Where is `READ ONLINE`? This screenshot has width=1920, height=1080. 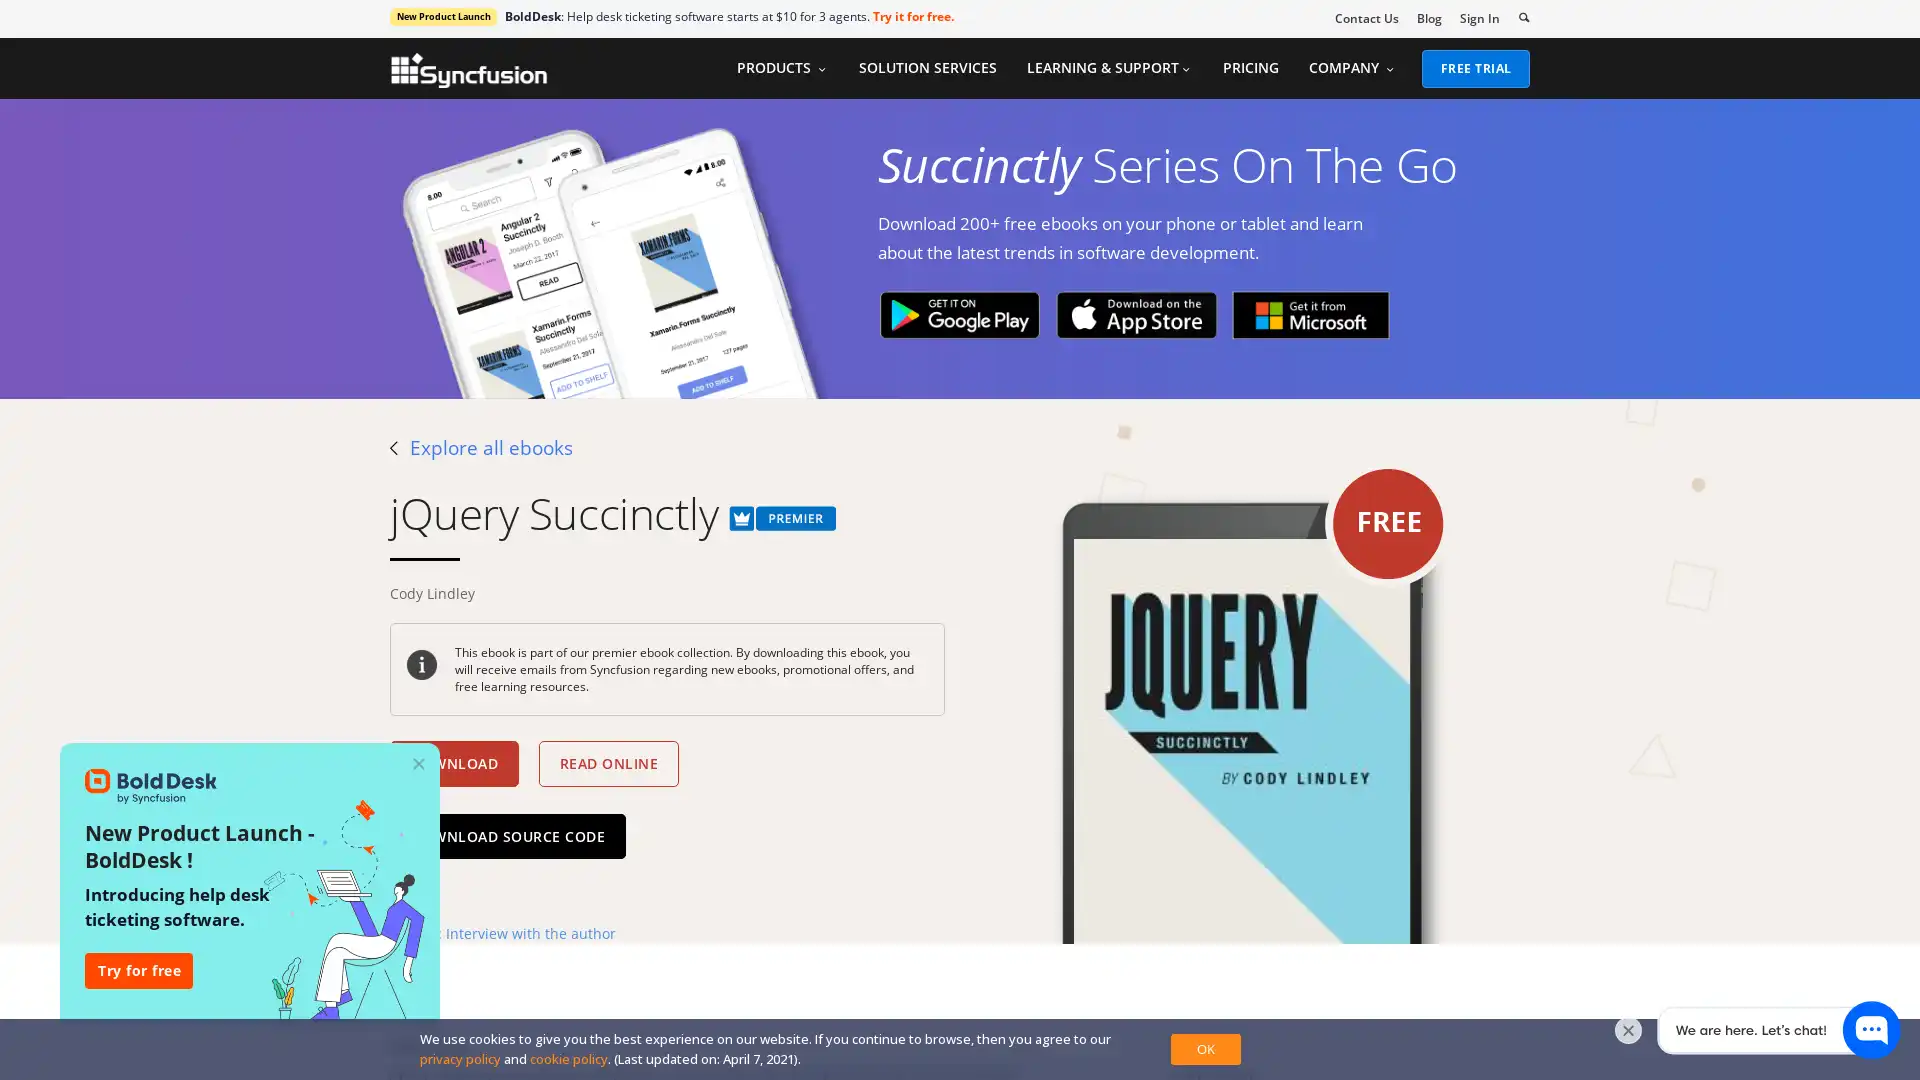 READ ONLINE is located at coordinates (607, 763).